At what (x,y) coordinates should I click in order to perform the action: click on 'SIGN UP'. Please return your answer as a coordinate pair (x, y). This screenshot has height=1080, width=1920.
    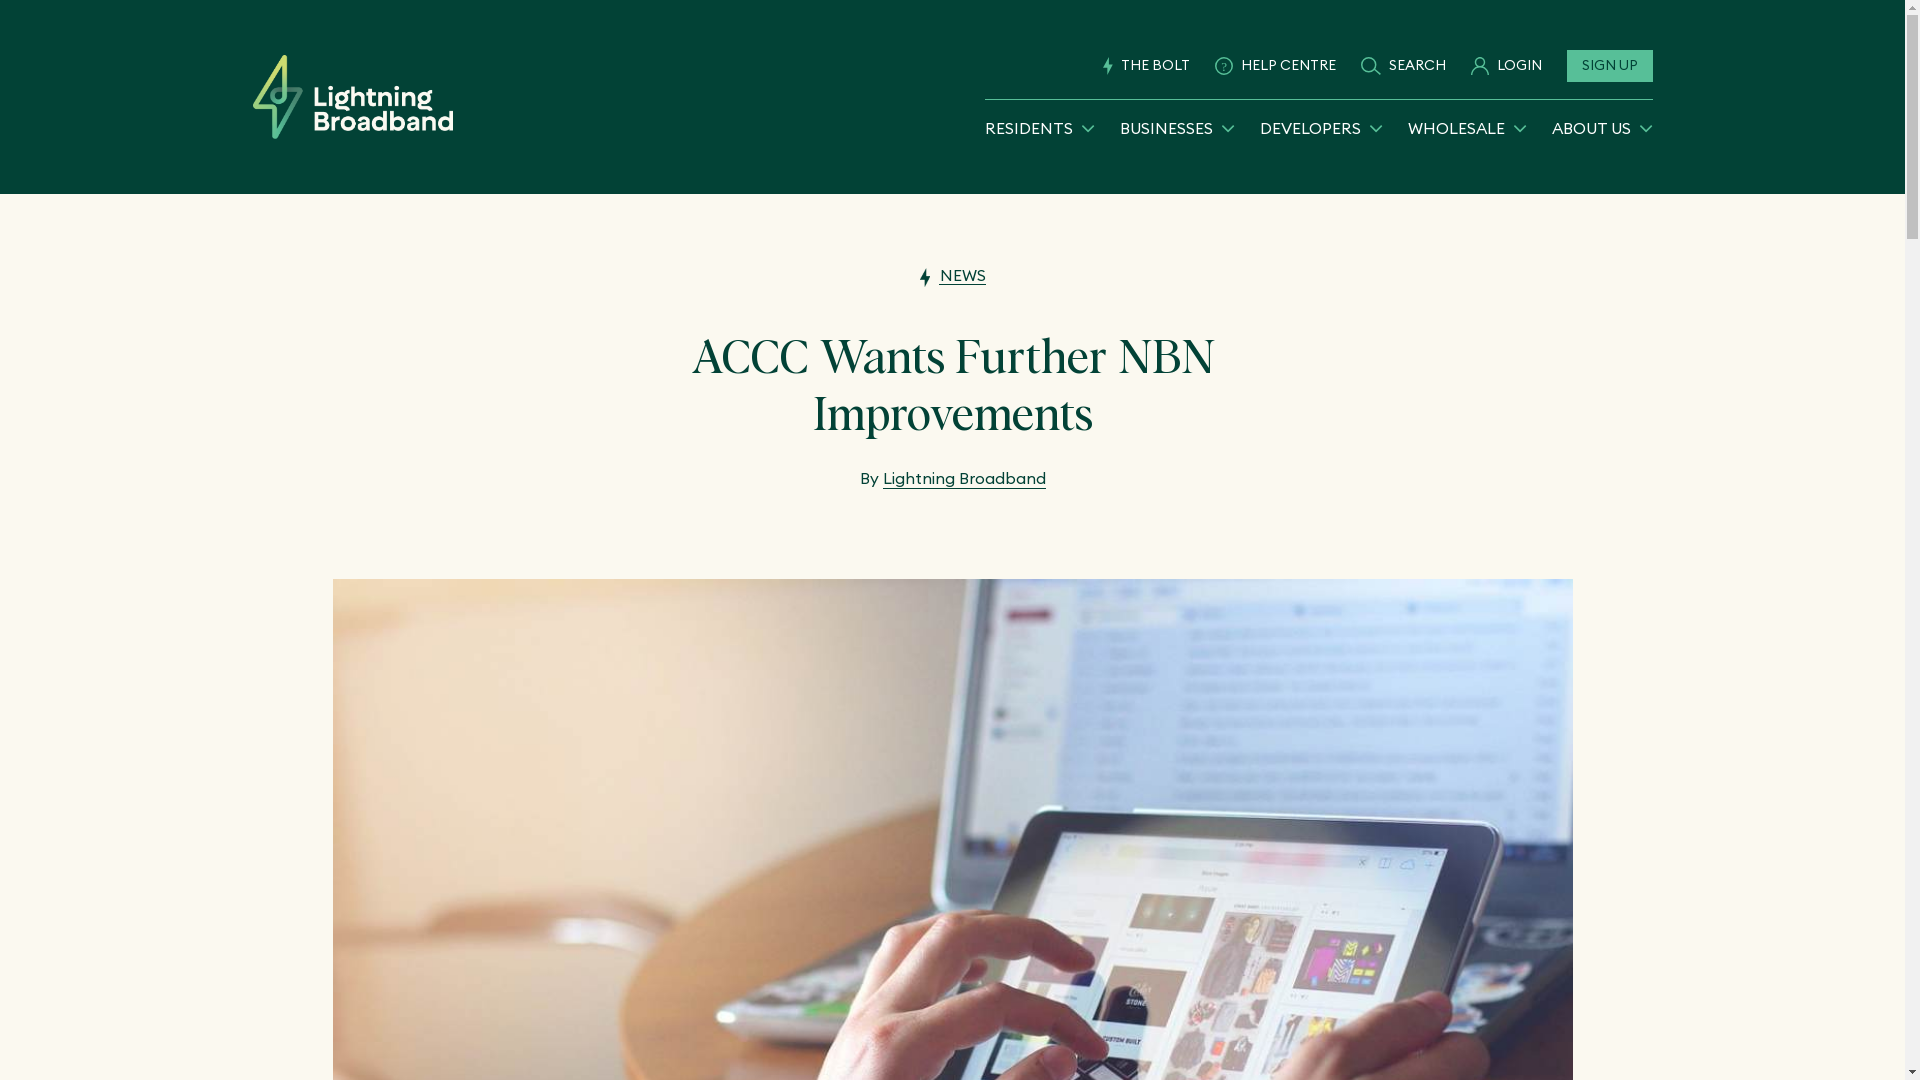
    Looking at the image, I should click on (1564, 64).